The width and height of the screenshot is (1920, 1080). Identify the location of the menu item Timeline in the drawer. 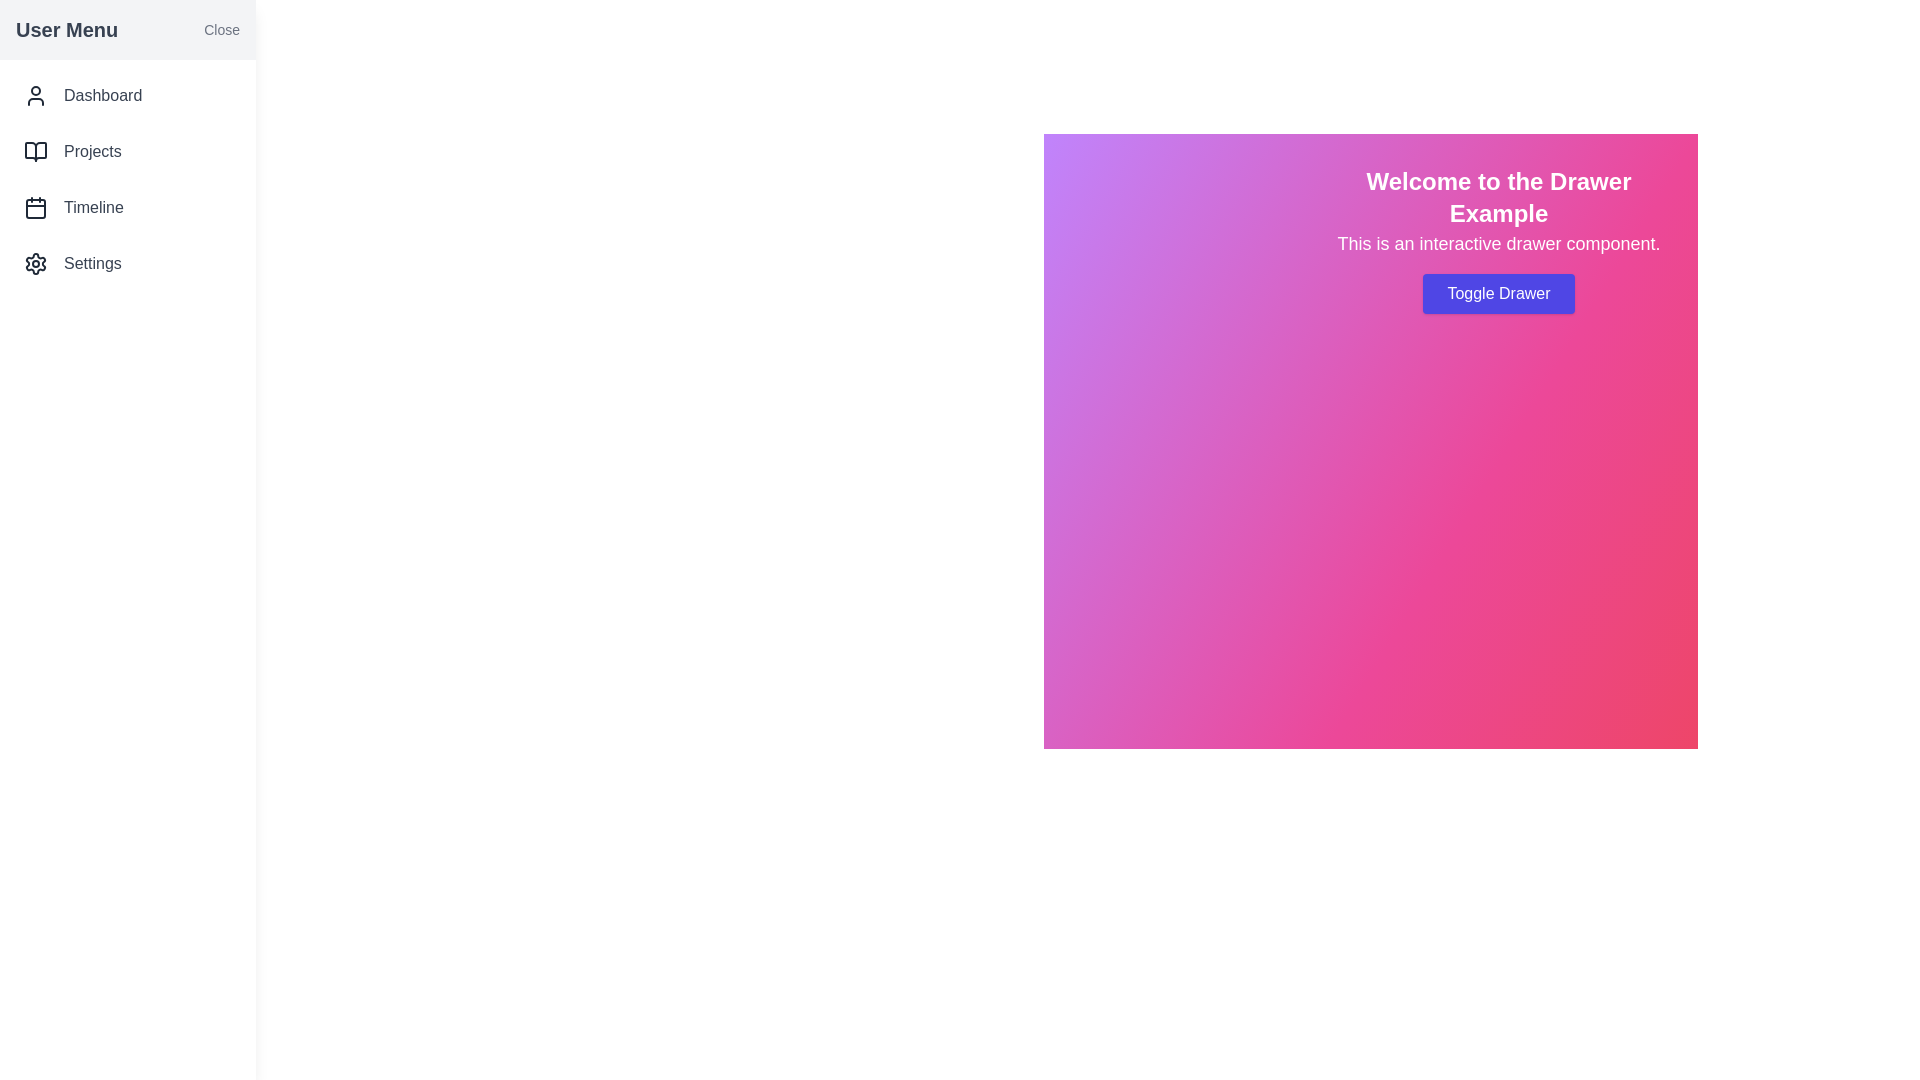
(127, 208).